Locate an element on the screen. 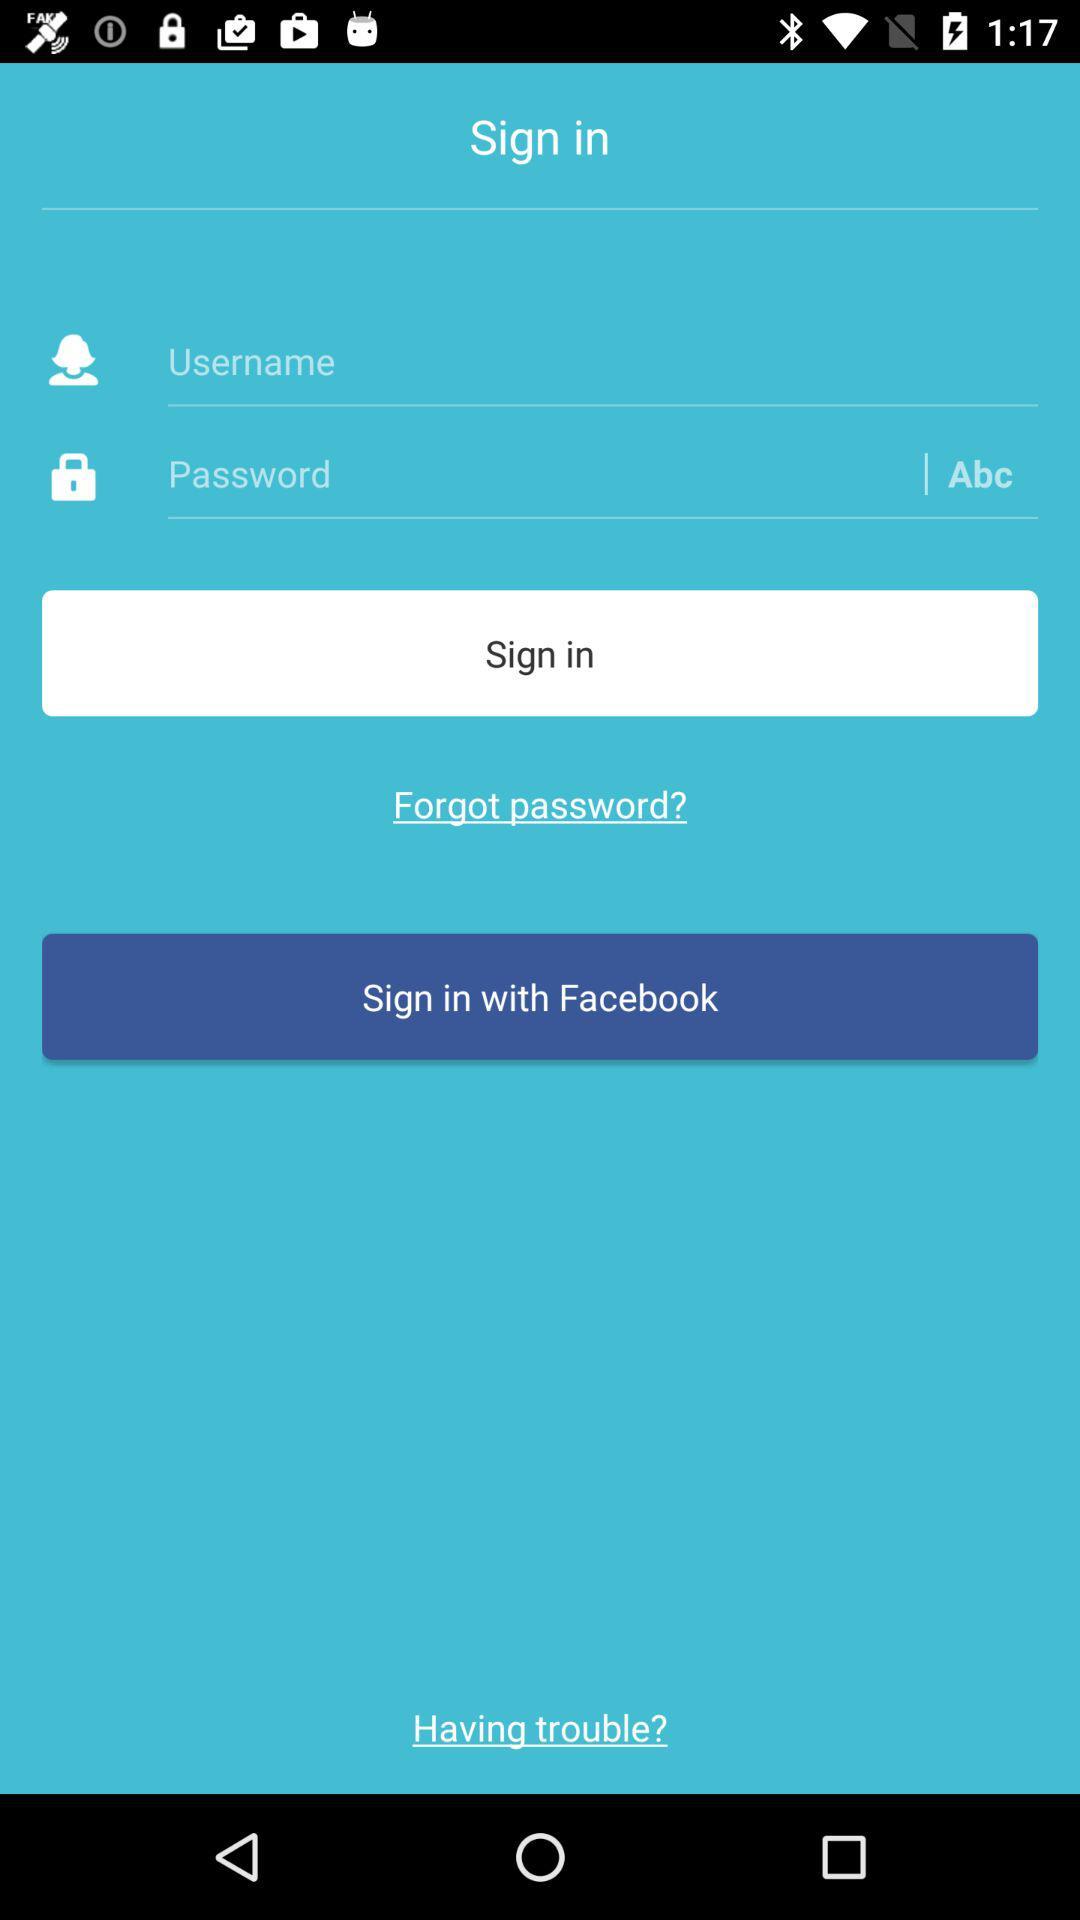 The height and width of the screenshot is (1920, 1080). the icon above sign in with item is located at coordinates (540, 804).